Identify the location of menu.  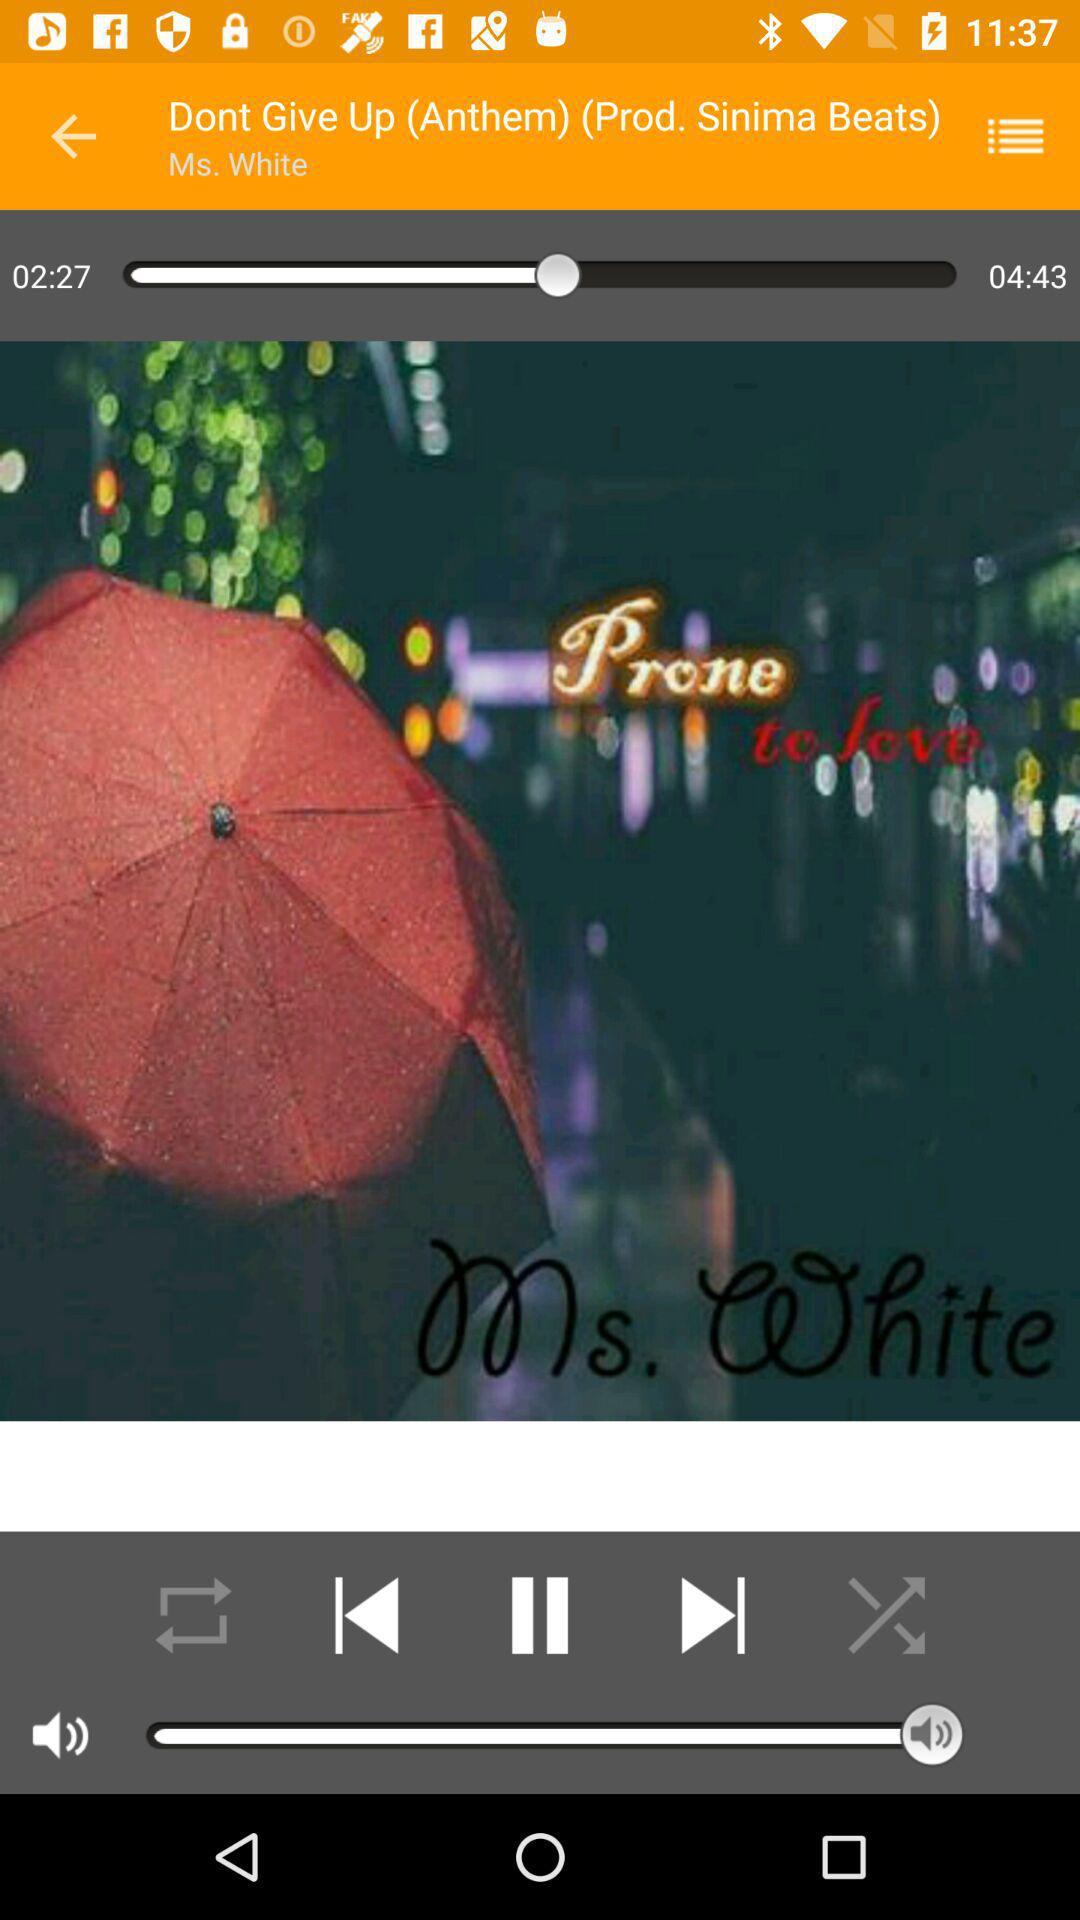
(1028, 135).